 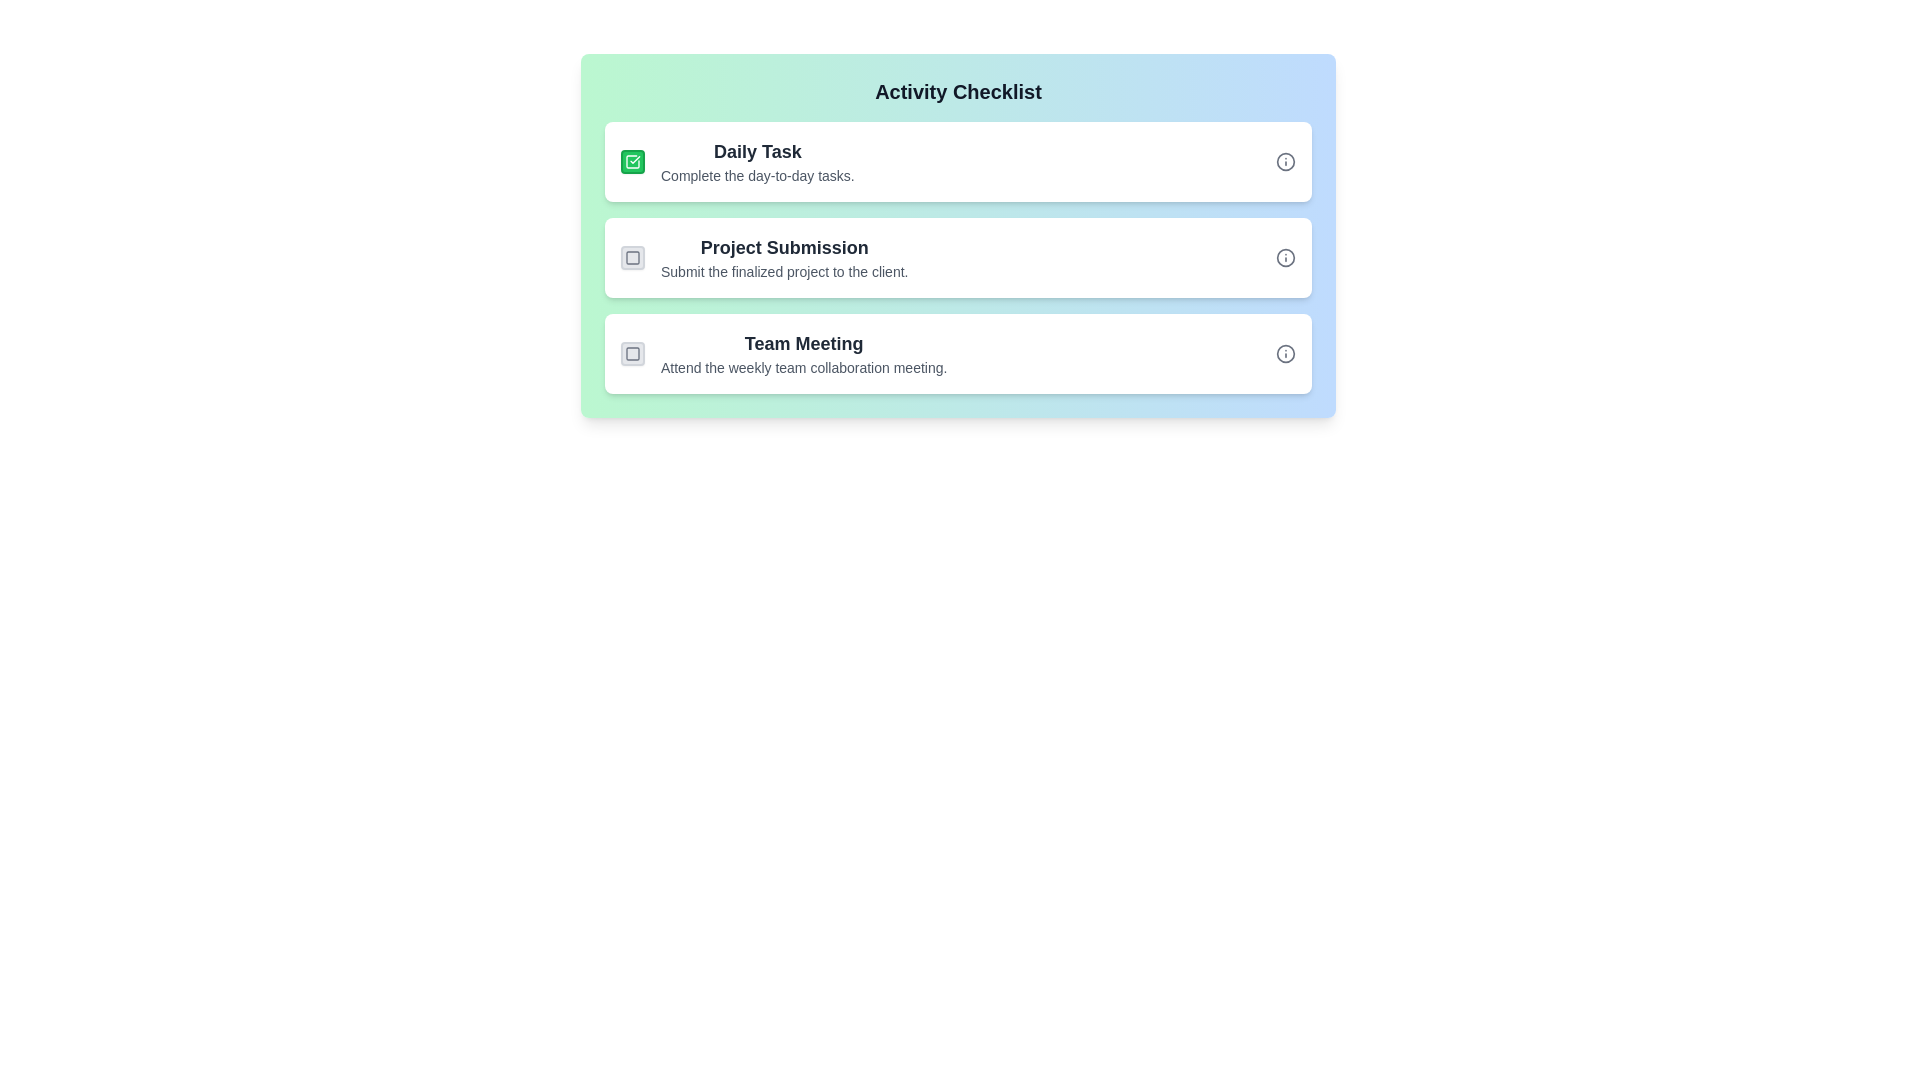 What do you see at coordinates (1286, 257) in the screenshot?
I see `the SVG Circle element with a radius of 10 pixels, located to the right of the 'Project Submission' checklist item` at bounding box center [1286, 257].